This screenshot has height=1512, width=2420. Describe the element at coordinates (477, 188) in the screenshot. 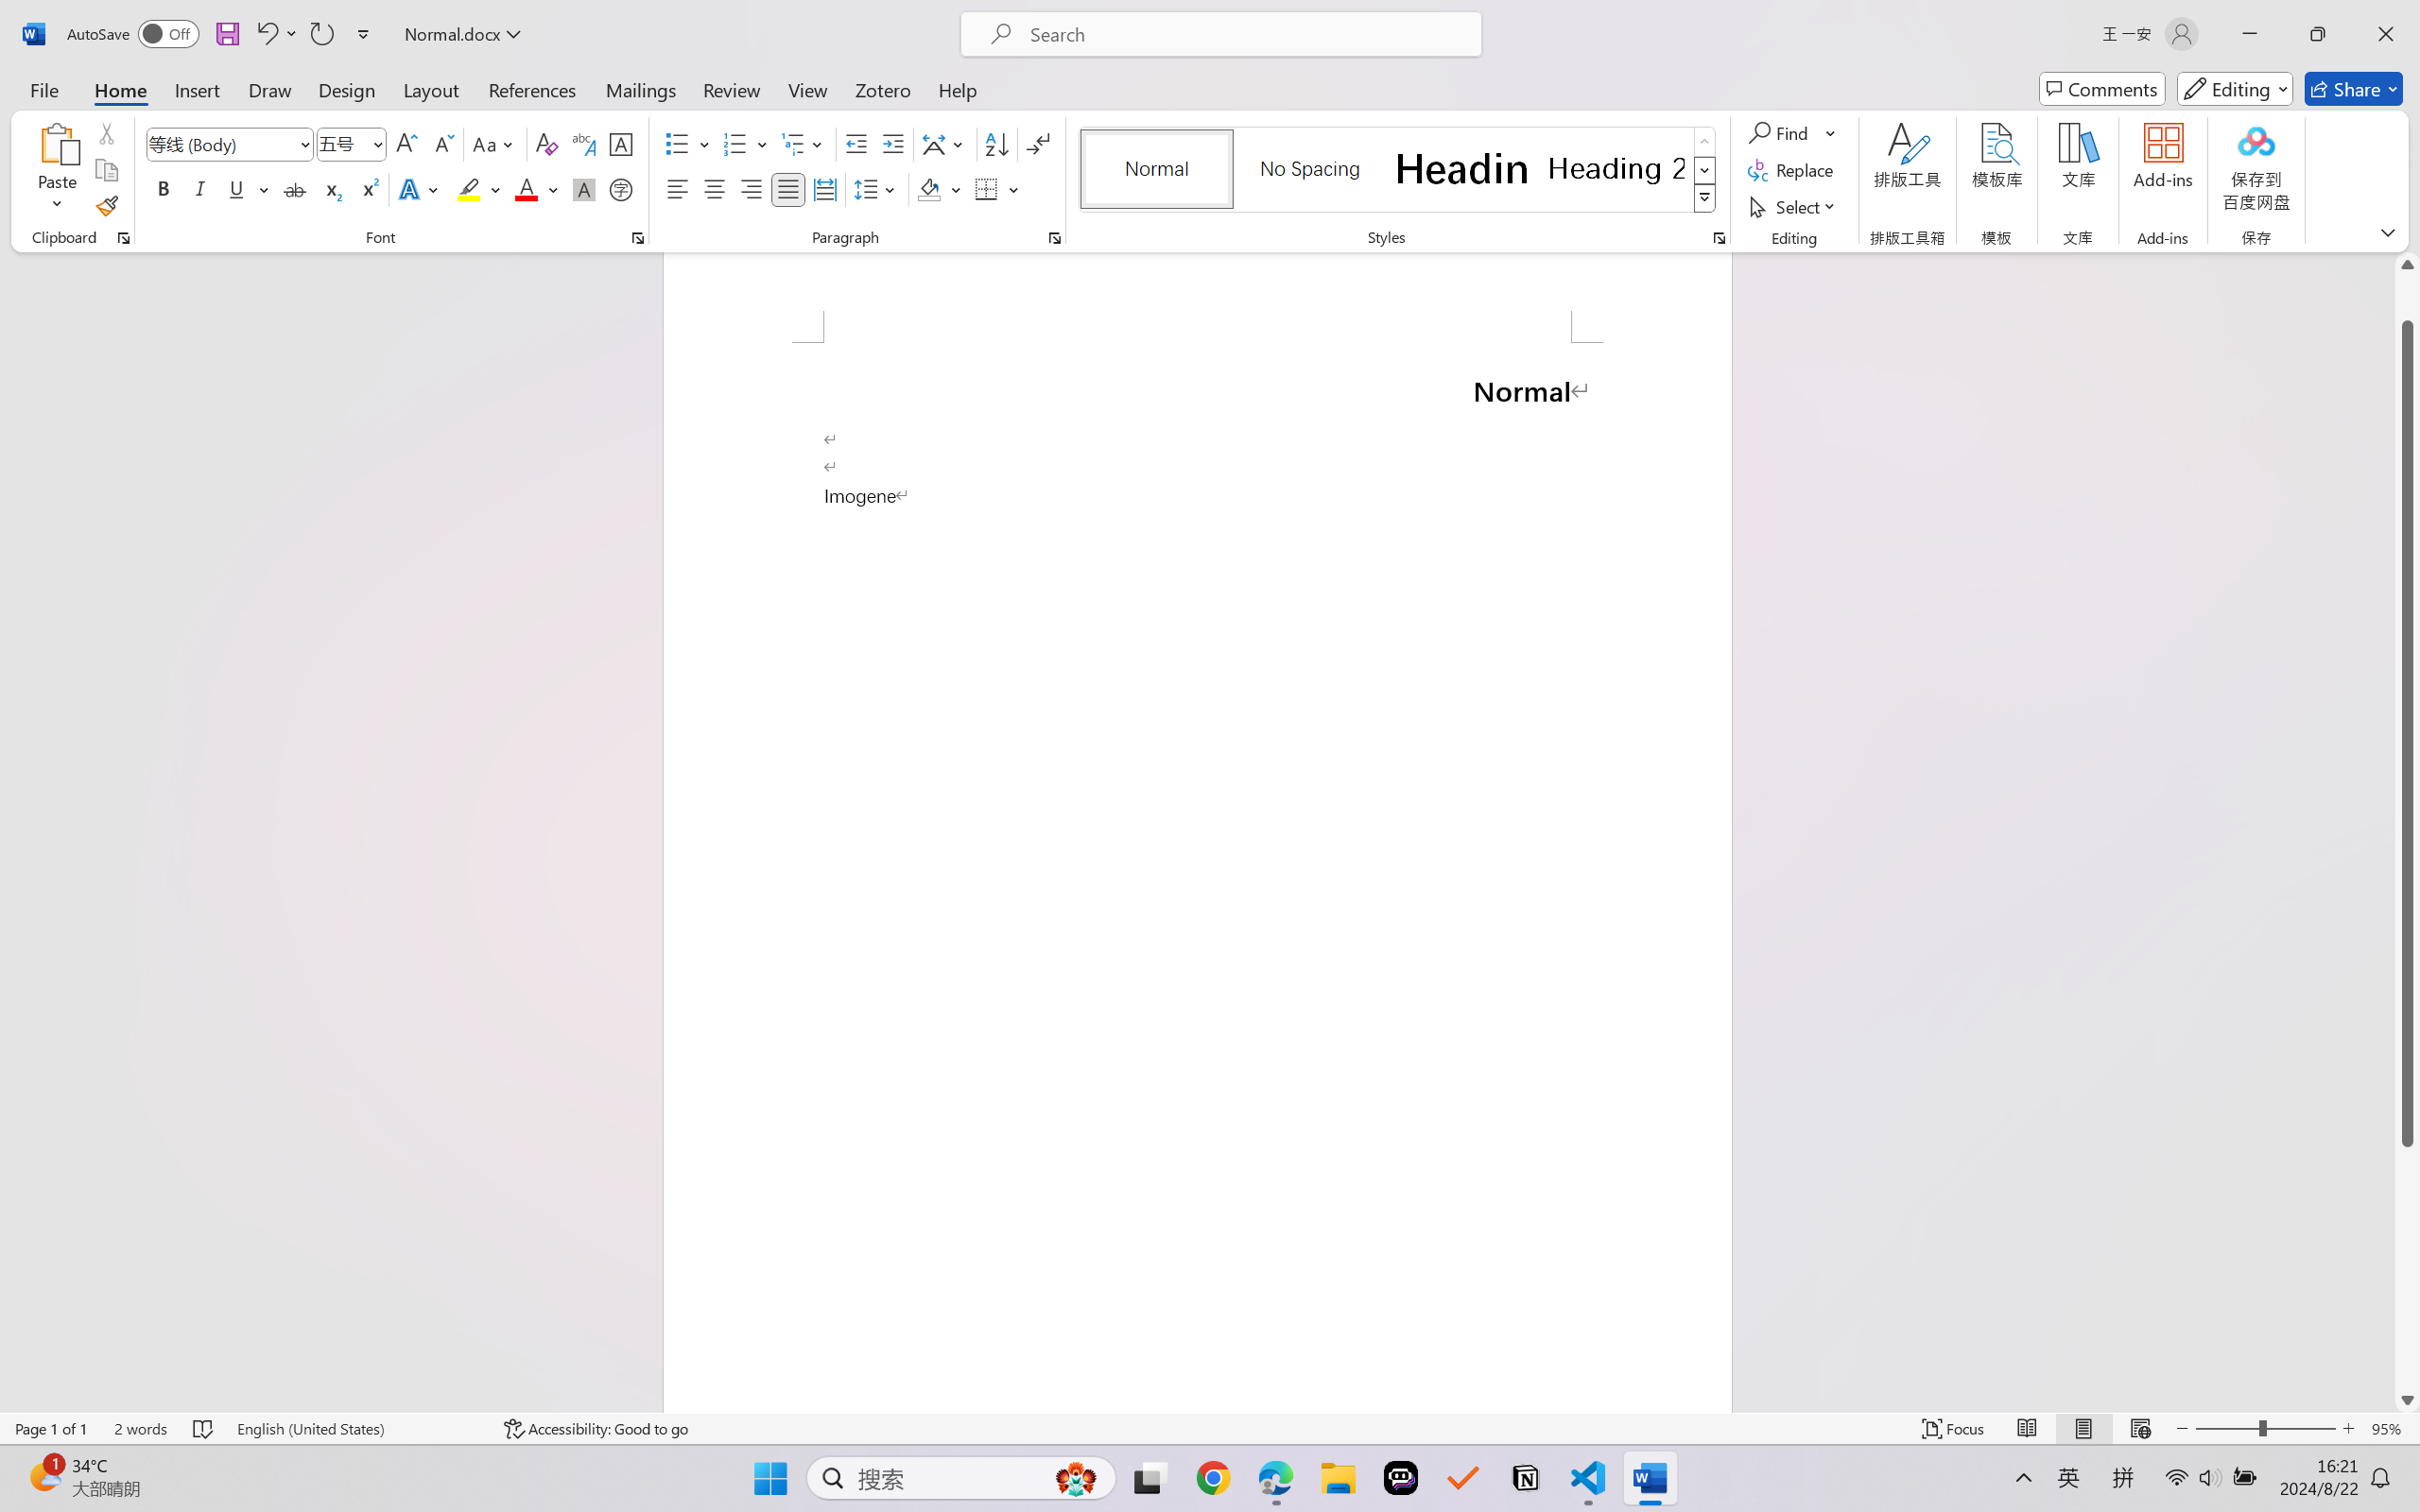

I see `'Text Highlight Color'` at that location.